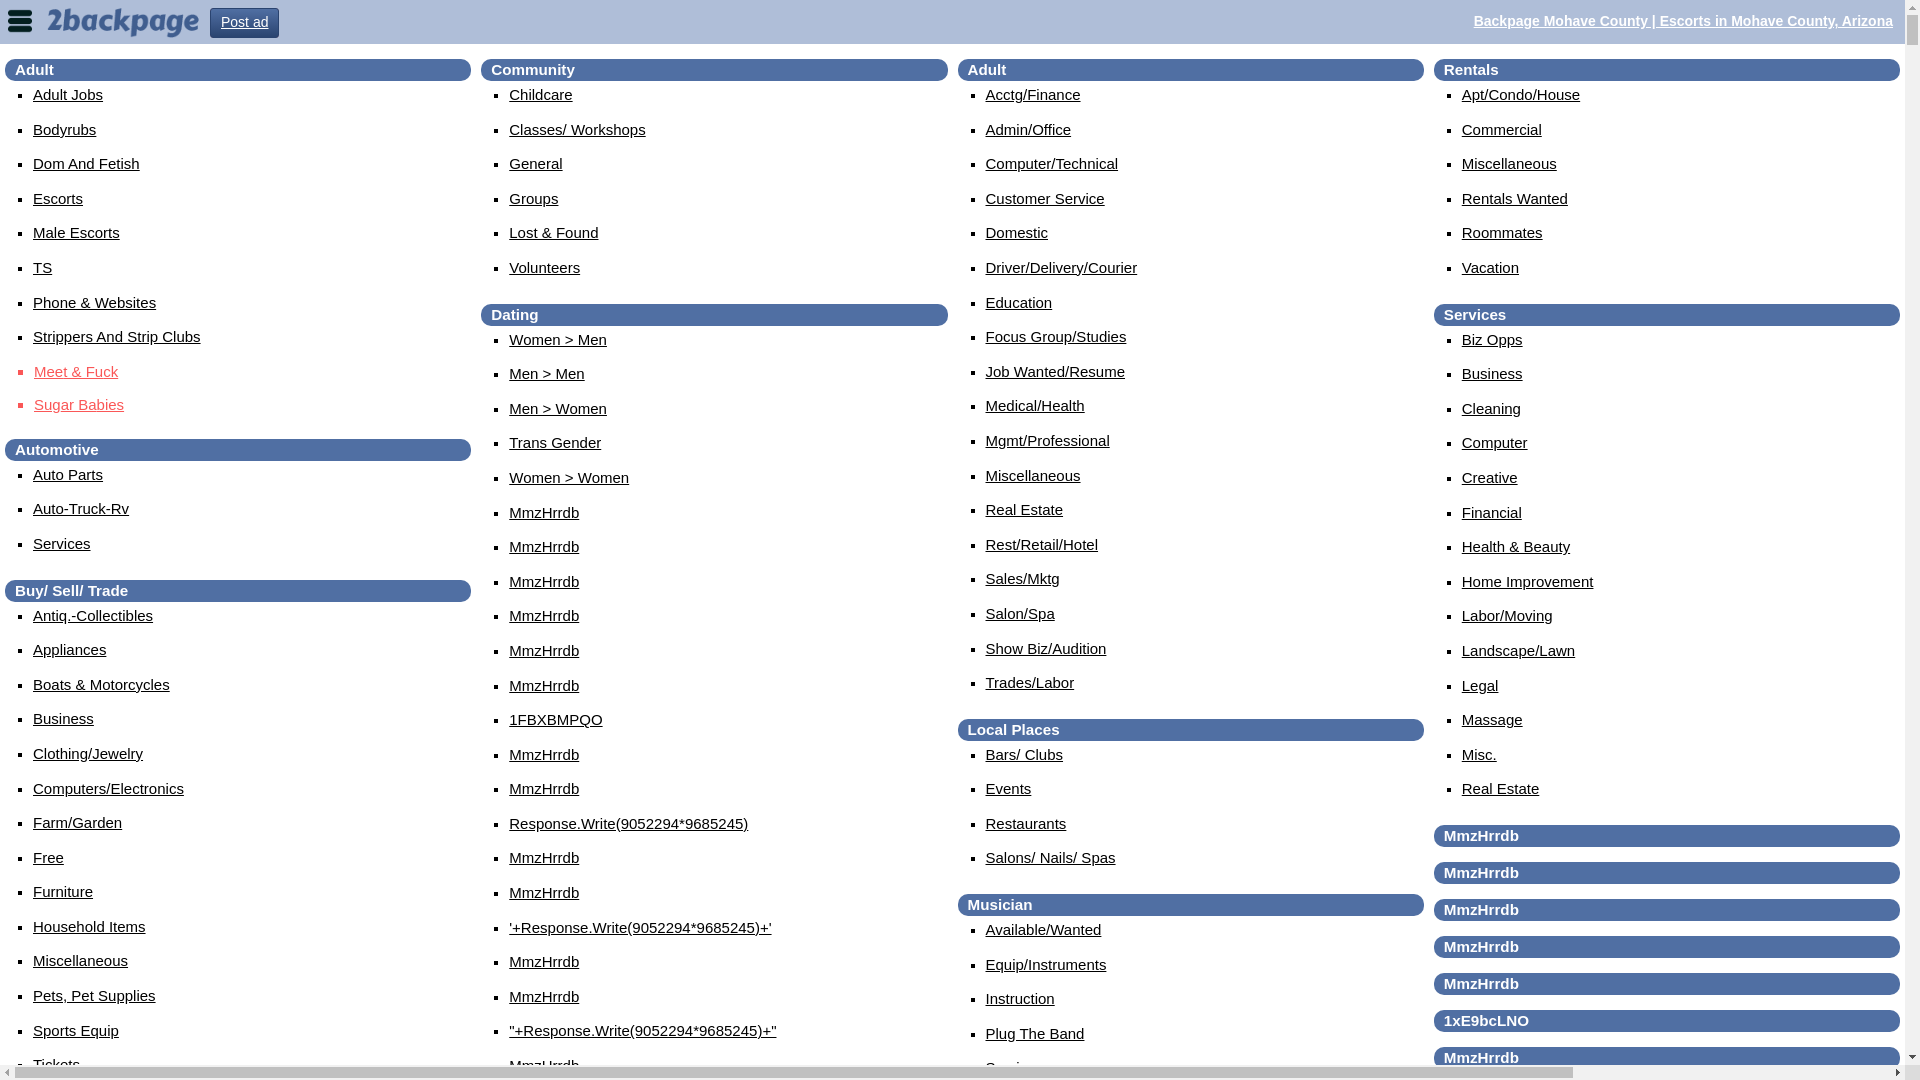  I want to click on 'Sales/Mktg', so click(985, 578).